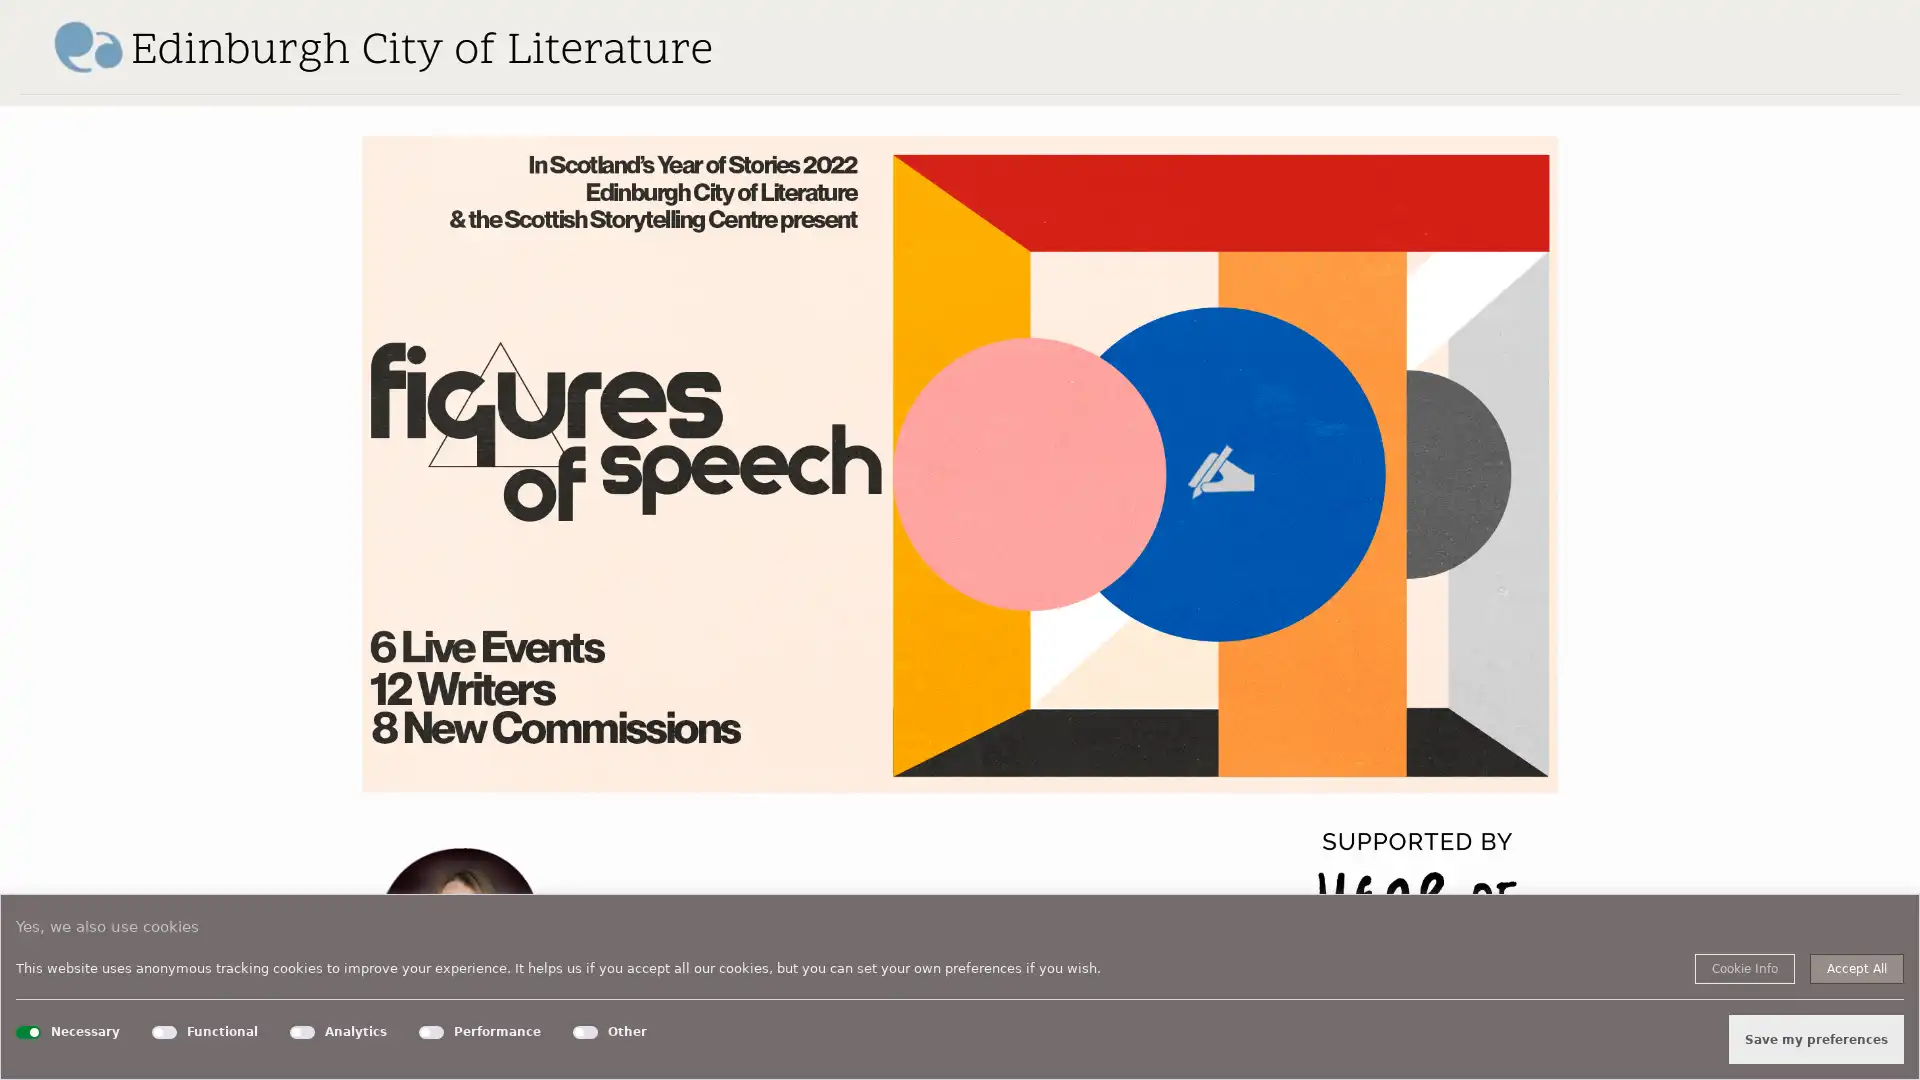 The width and height of the screenshot is (1920, 1080). I want to click on Accept All, so click(1856, 967).